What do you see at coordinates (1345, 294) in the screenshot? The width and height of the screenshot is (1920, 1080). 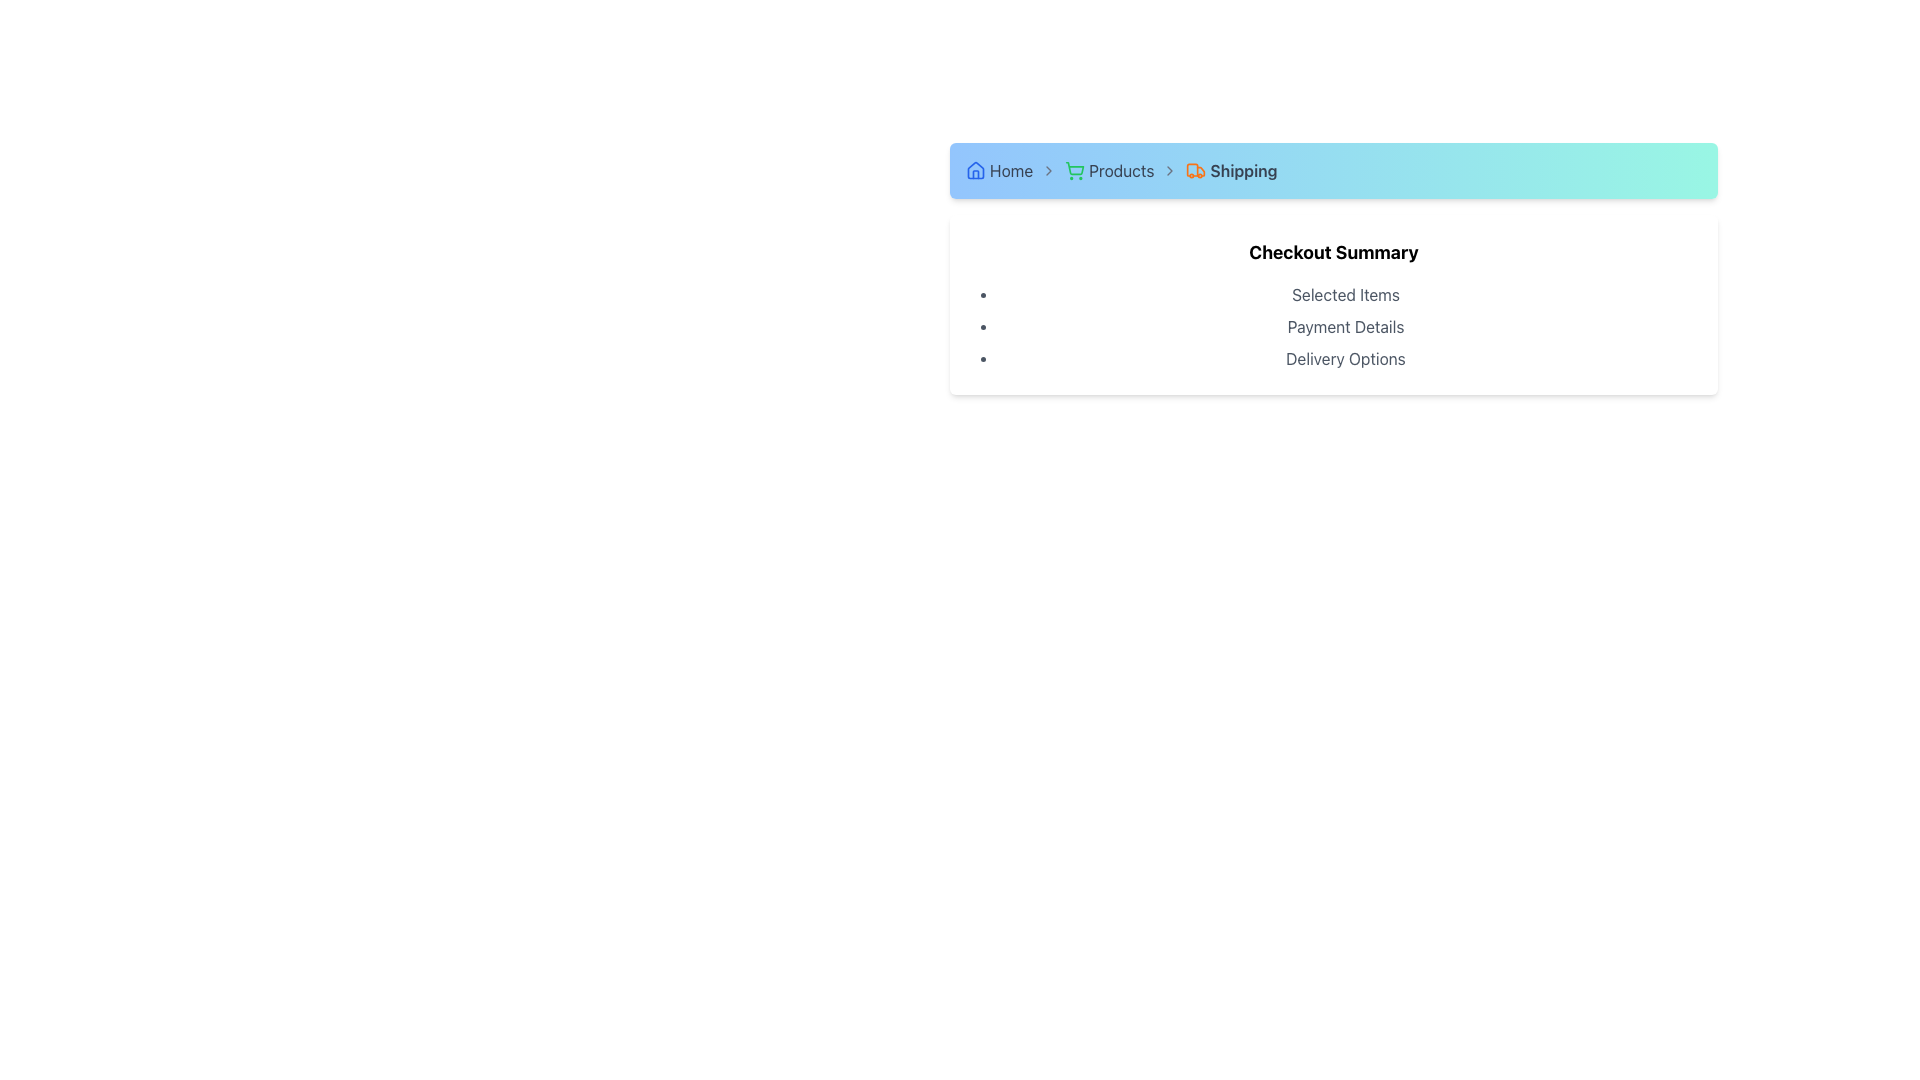 I see `the Text Label indicating a section or item category in the Checkout Summary, which is the first item in the list above 'Payment Details' and 'Delivery Options'` at bounding box center [1345, 294].